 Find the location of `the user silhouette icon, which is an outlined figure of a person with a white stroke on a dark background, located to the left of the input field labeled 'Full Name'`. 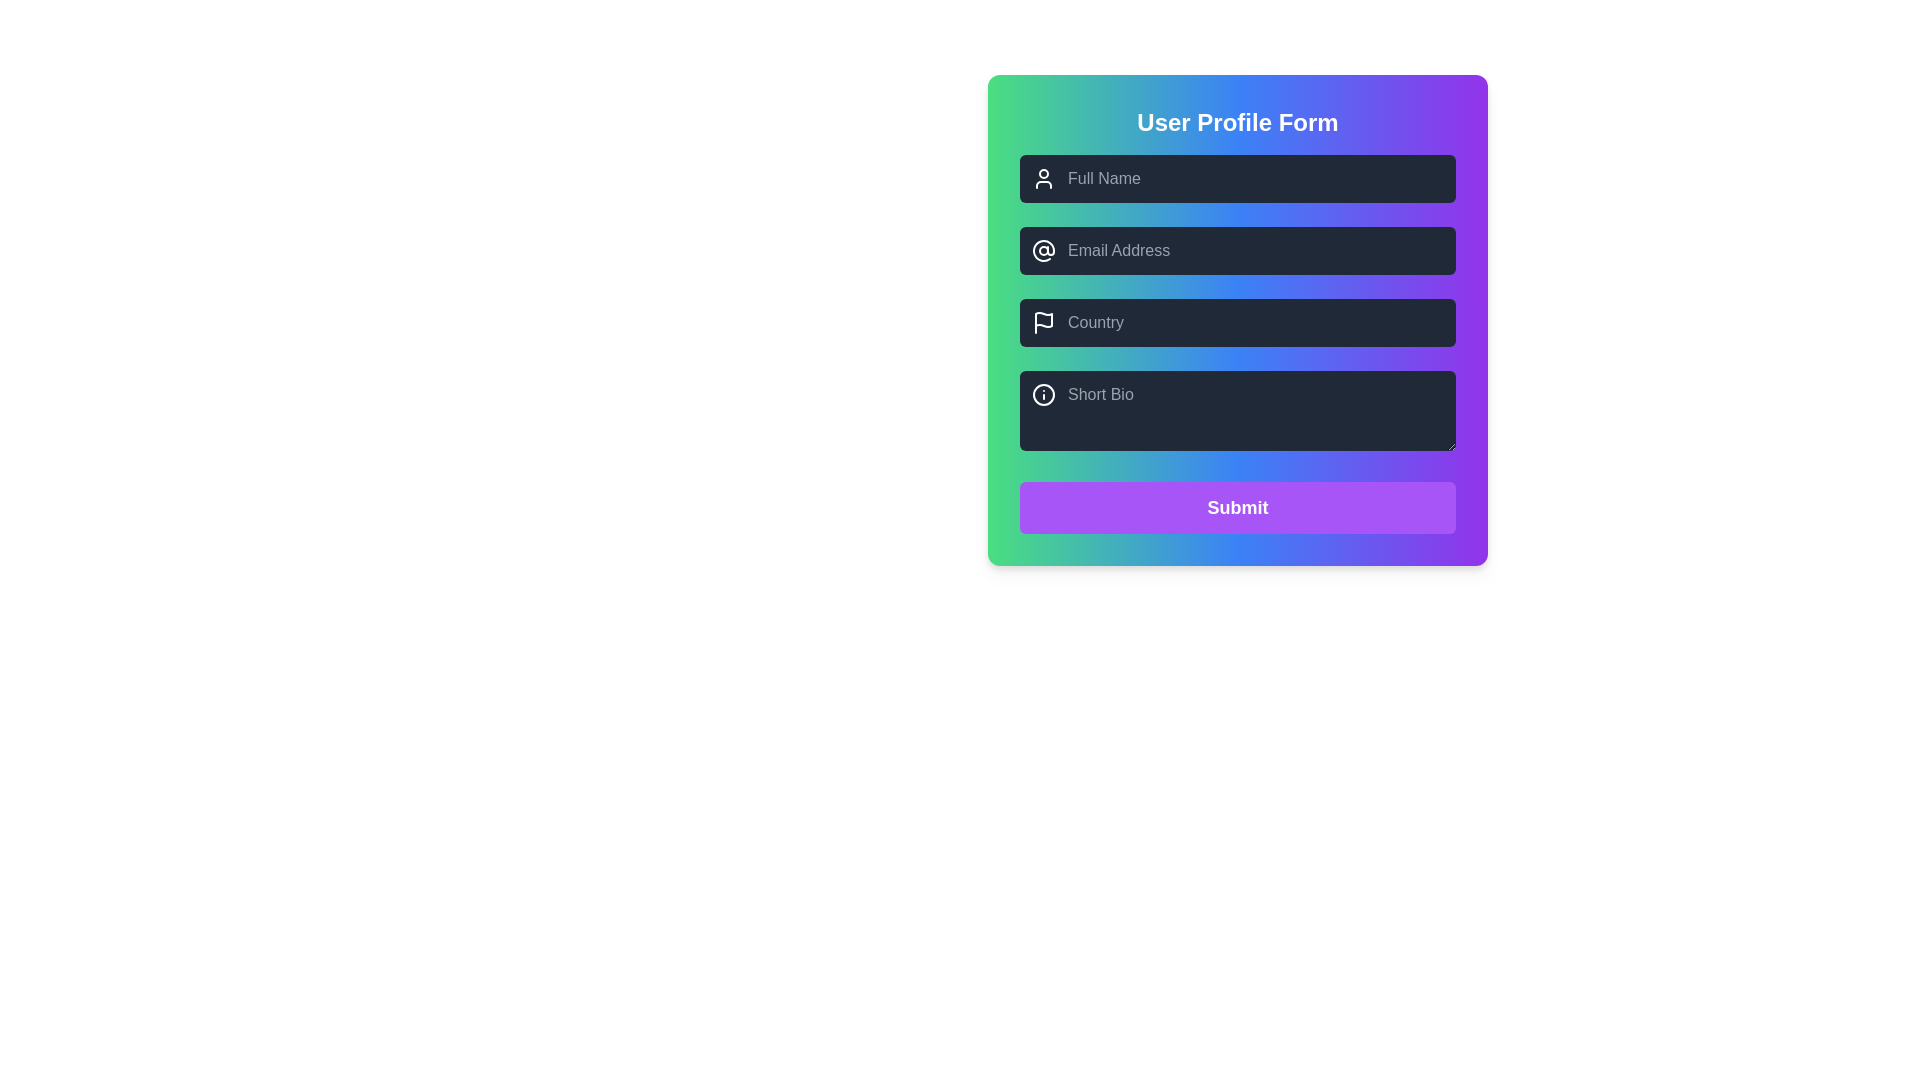

the user silhouette icon, which is an outlined figure of a person with a white stroke on a dark background, located to the left of the input field labeled 'Full Name' is located at coordinates (1042, 177).